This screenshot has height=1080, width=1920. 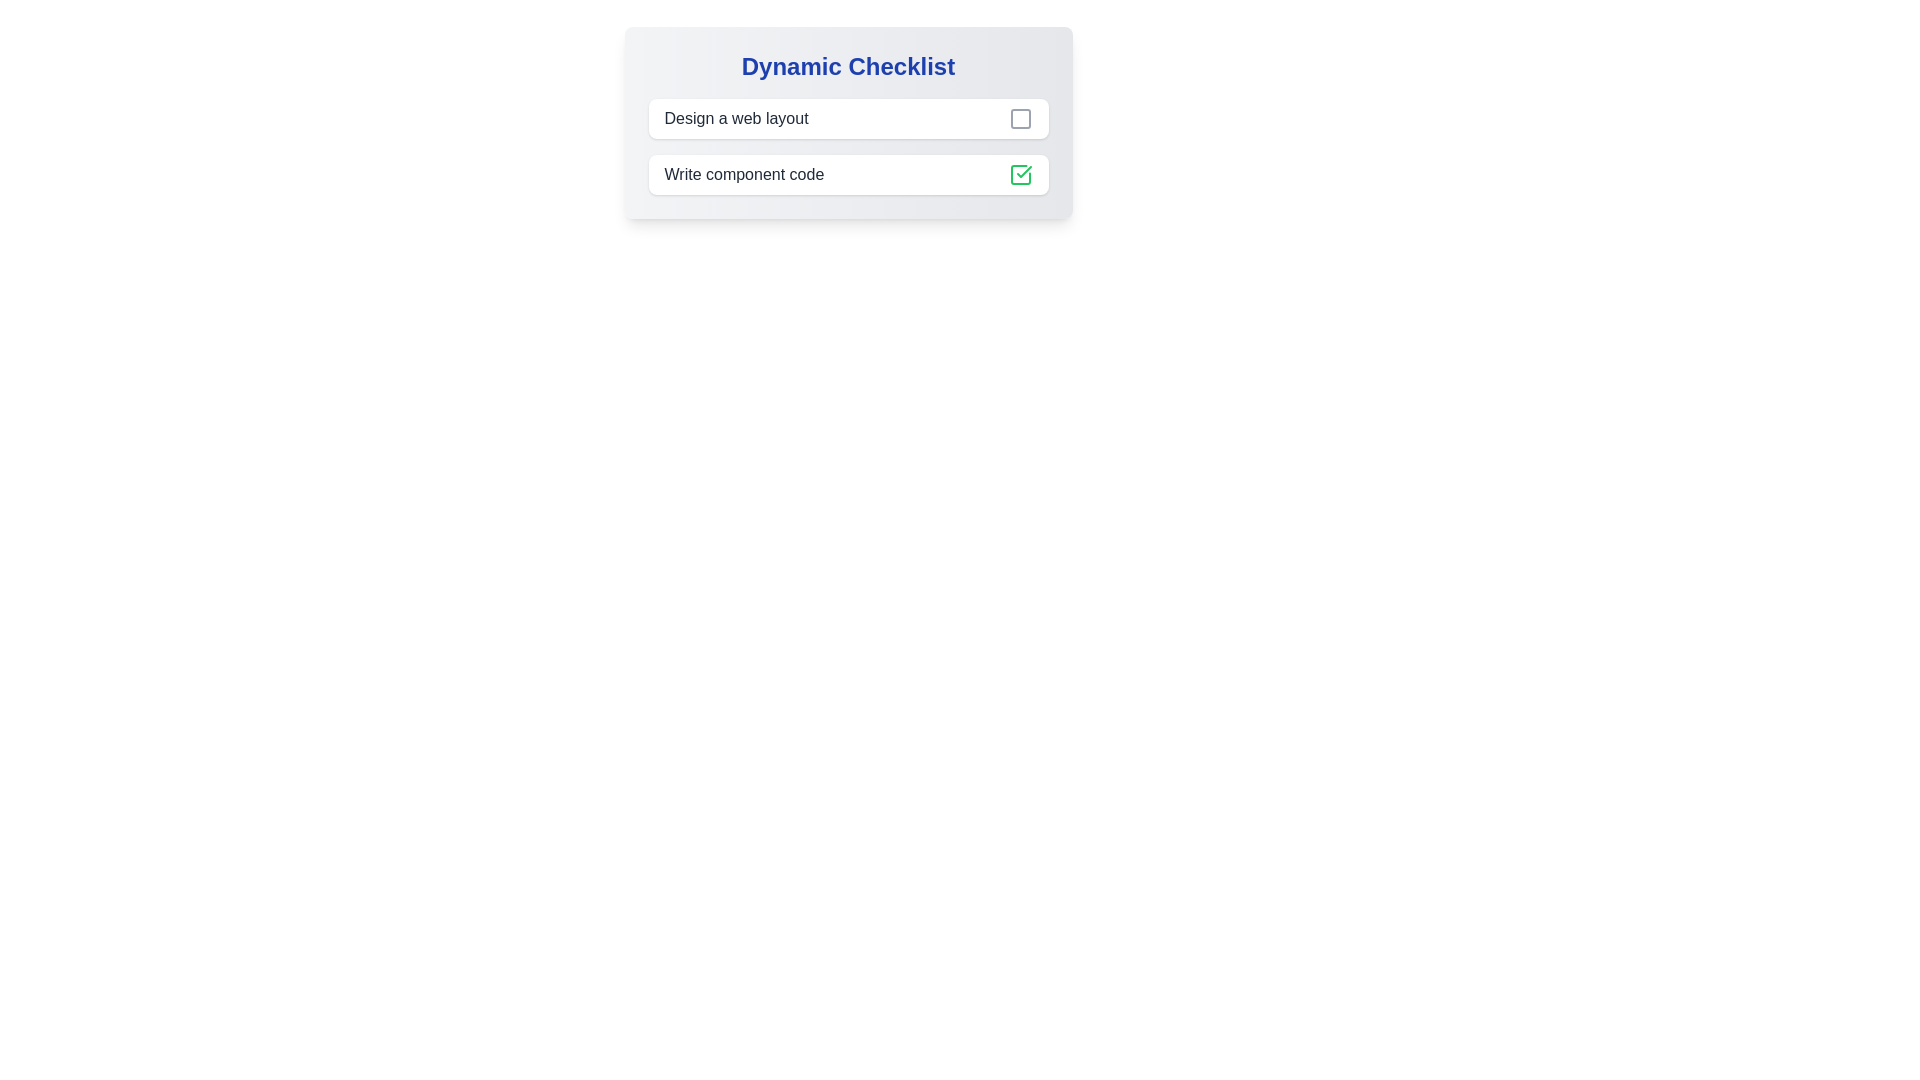 What do you see at coordinates (848, 145) in the screenshot?
I see `the unchecked checkbox next to 'Design a web layout' in the Dynamic Checklist` at bounding box center [848, 145].